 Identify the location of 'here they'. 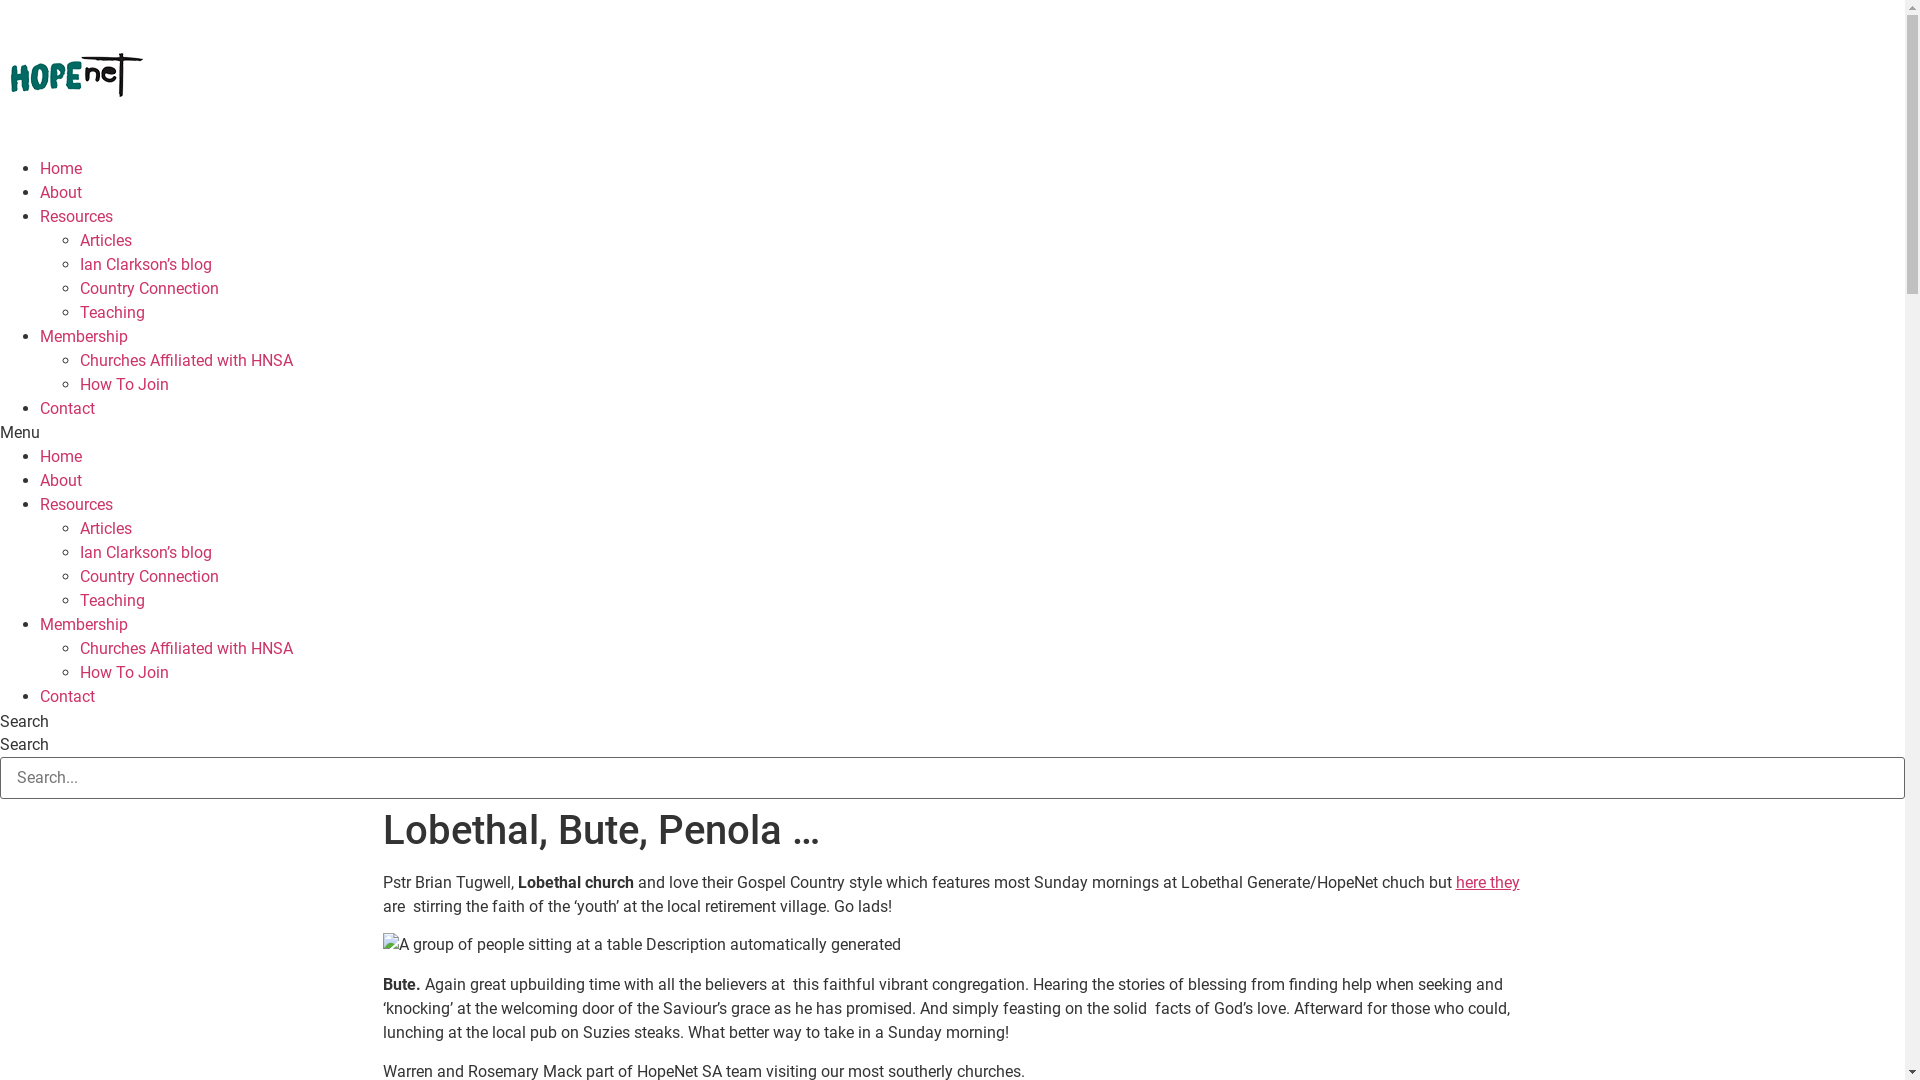
(1488, 881).